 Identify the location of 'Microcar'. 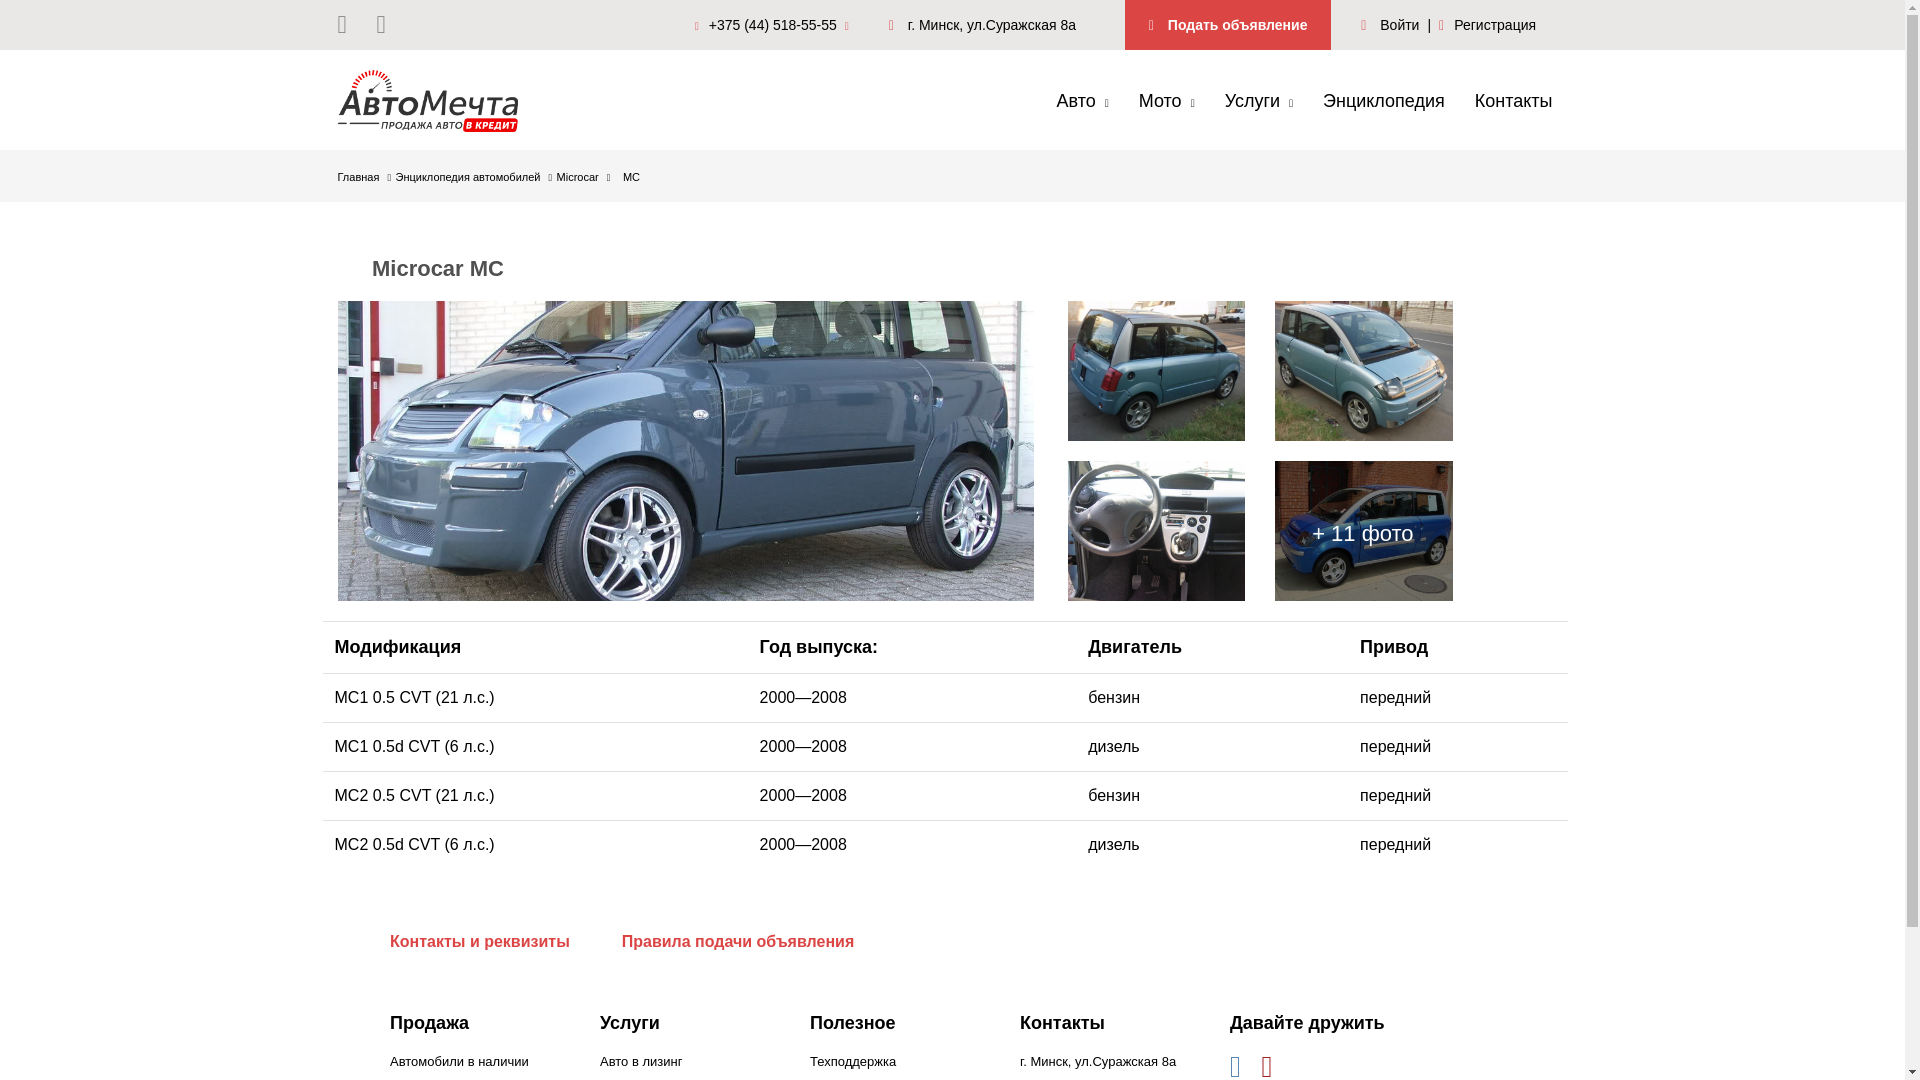
(583, 176).